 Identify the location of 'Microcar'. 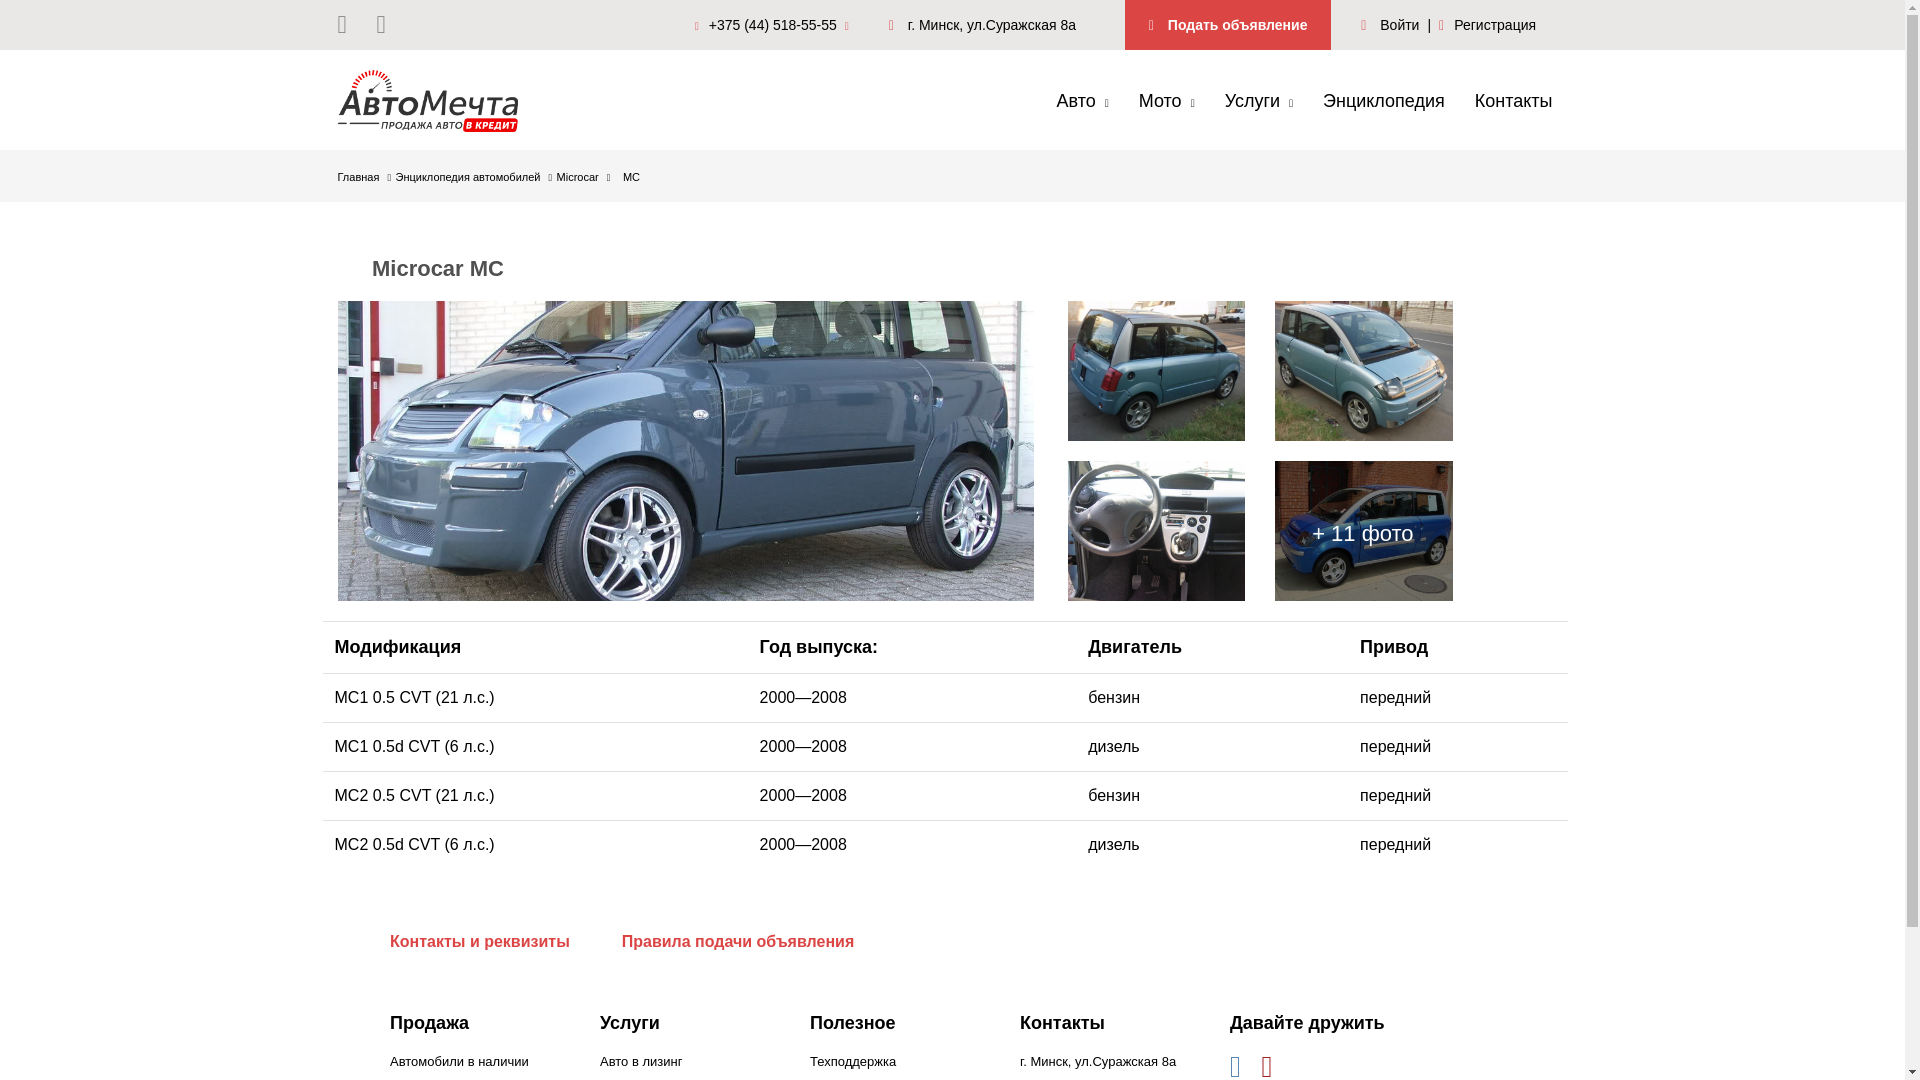
(583, 176).